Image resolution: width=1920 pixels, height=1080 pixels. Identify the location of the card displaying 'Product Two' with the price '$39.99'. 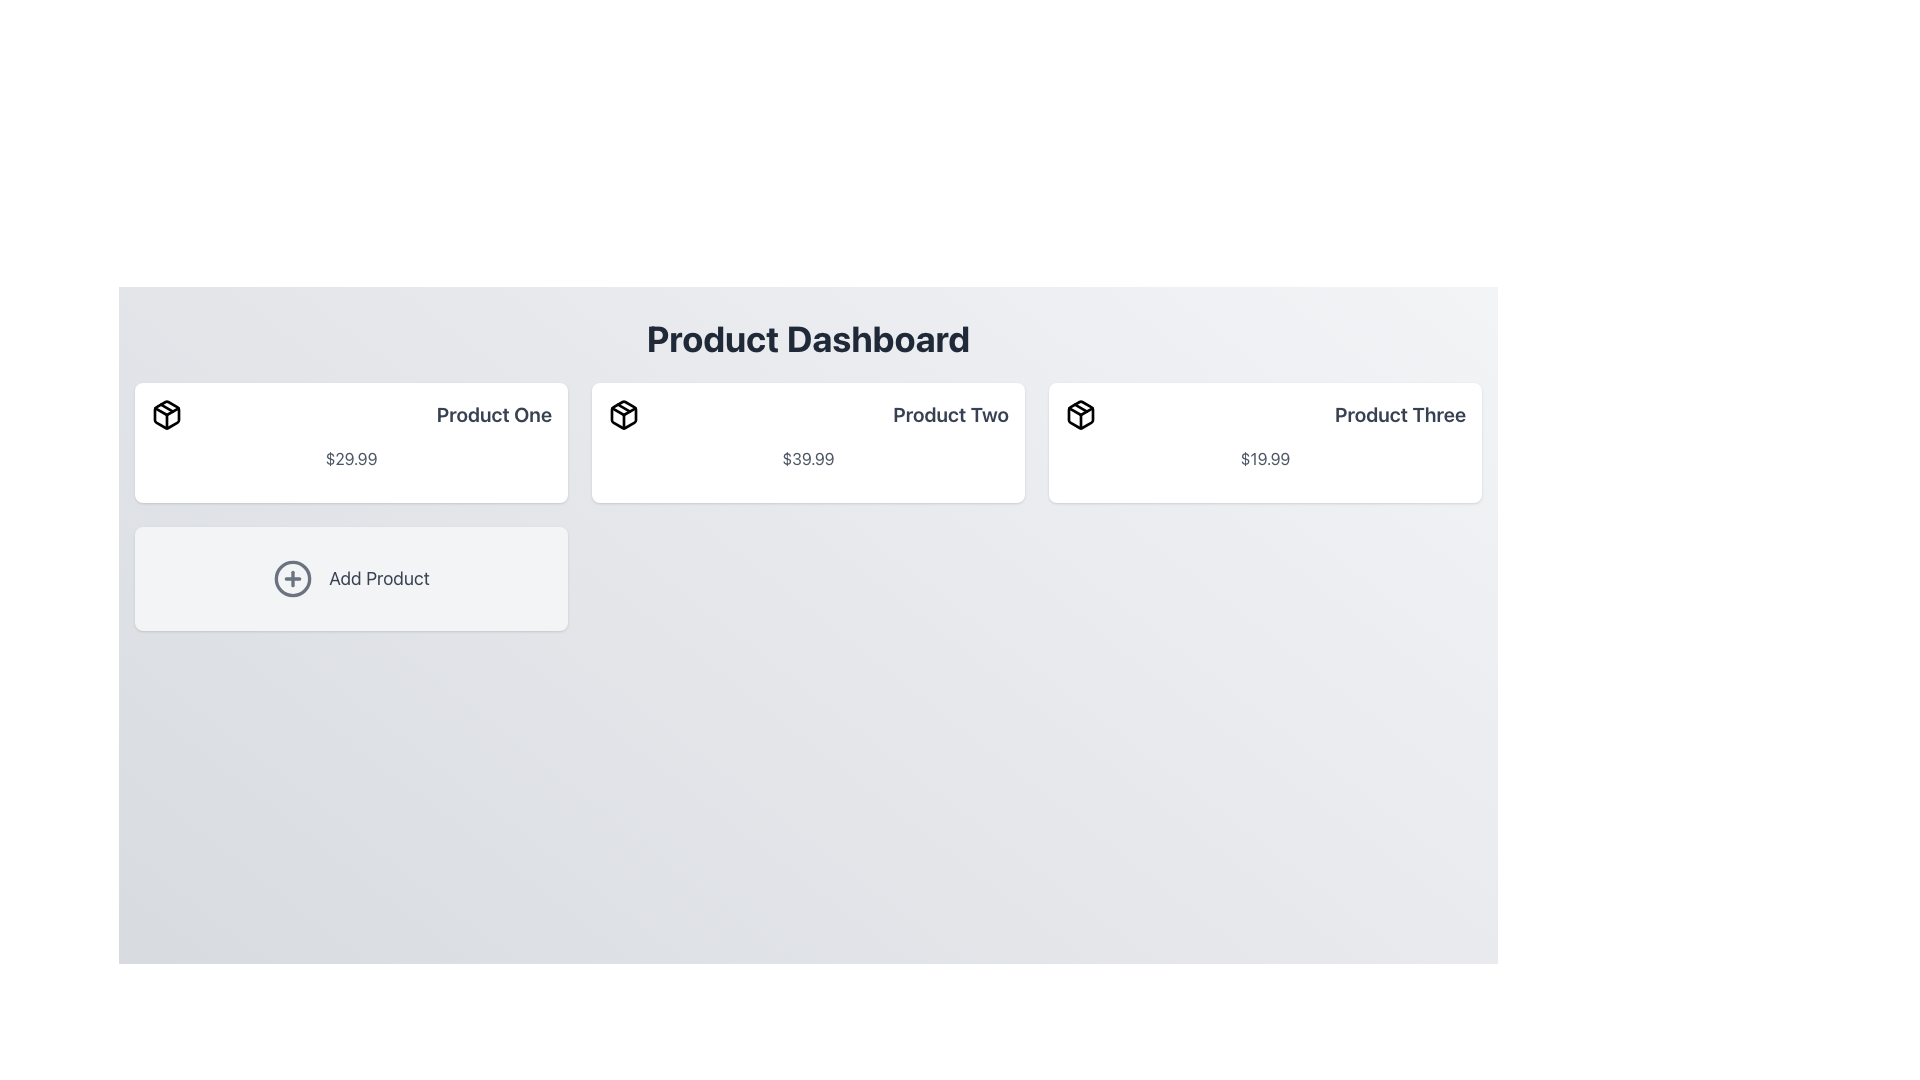
(808, 442).